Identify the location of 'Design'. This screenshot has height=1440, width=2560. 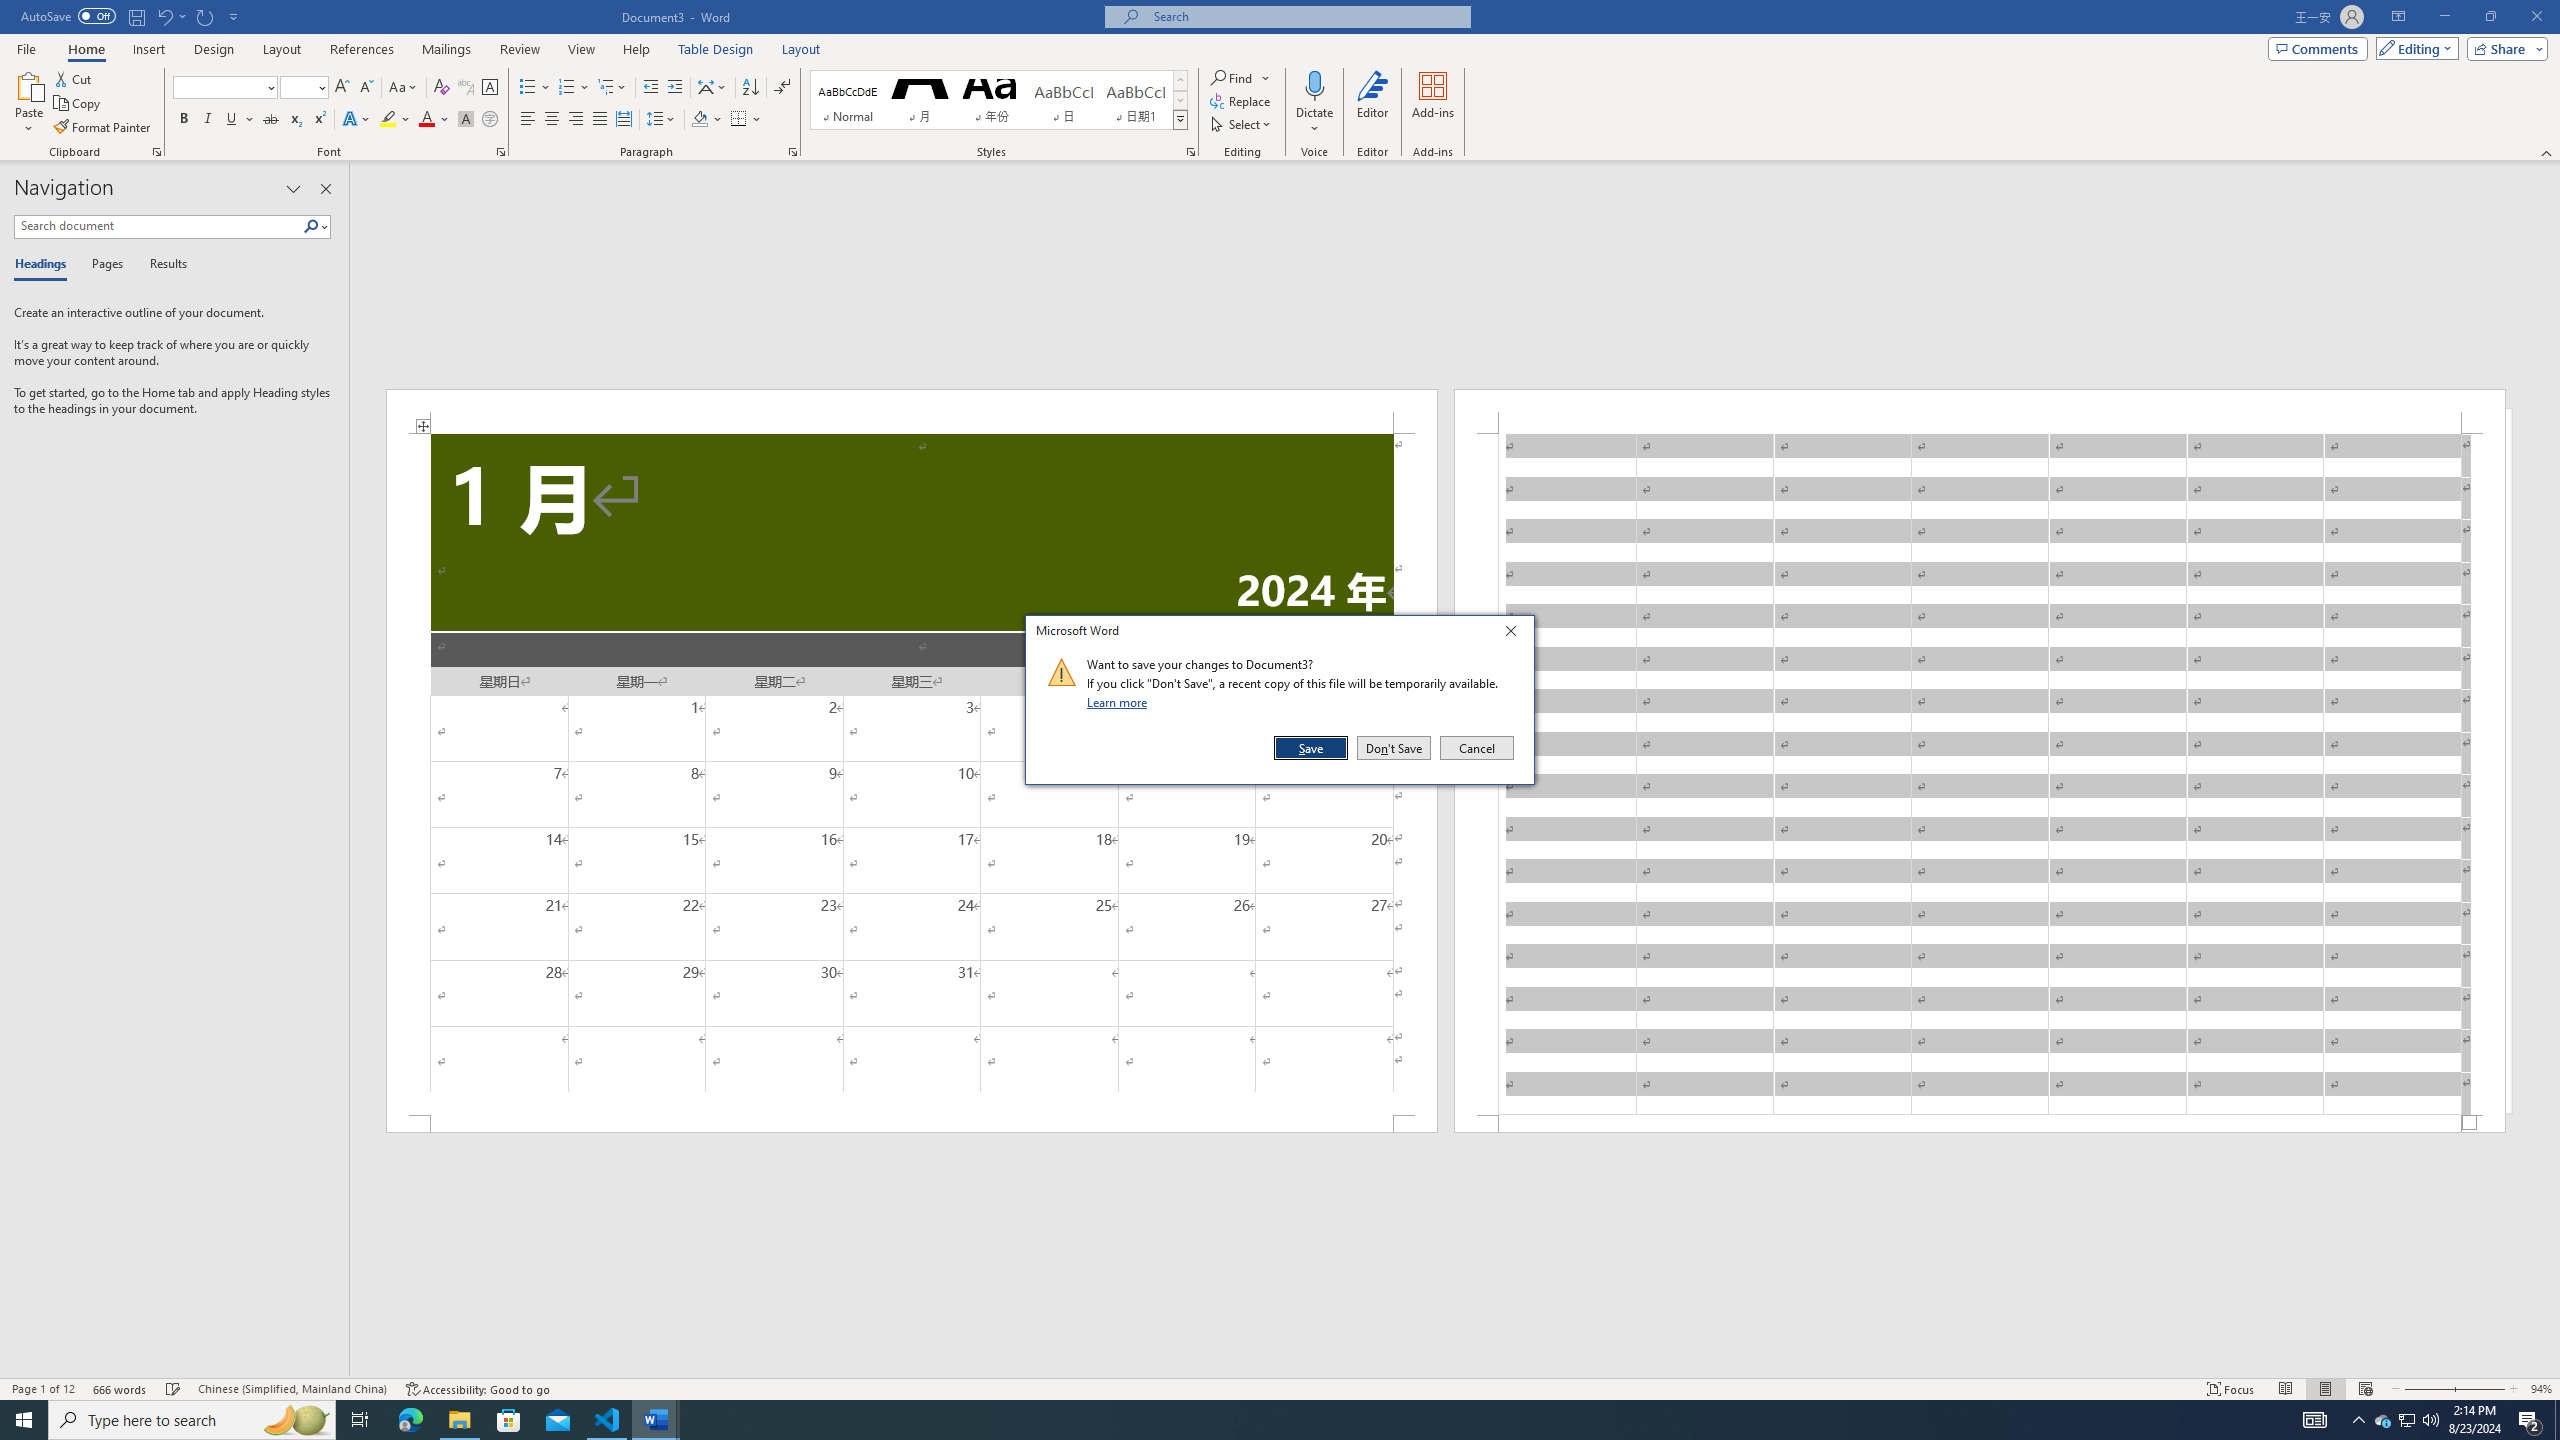
(215, 49).